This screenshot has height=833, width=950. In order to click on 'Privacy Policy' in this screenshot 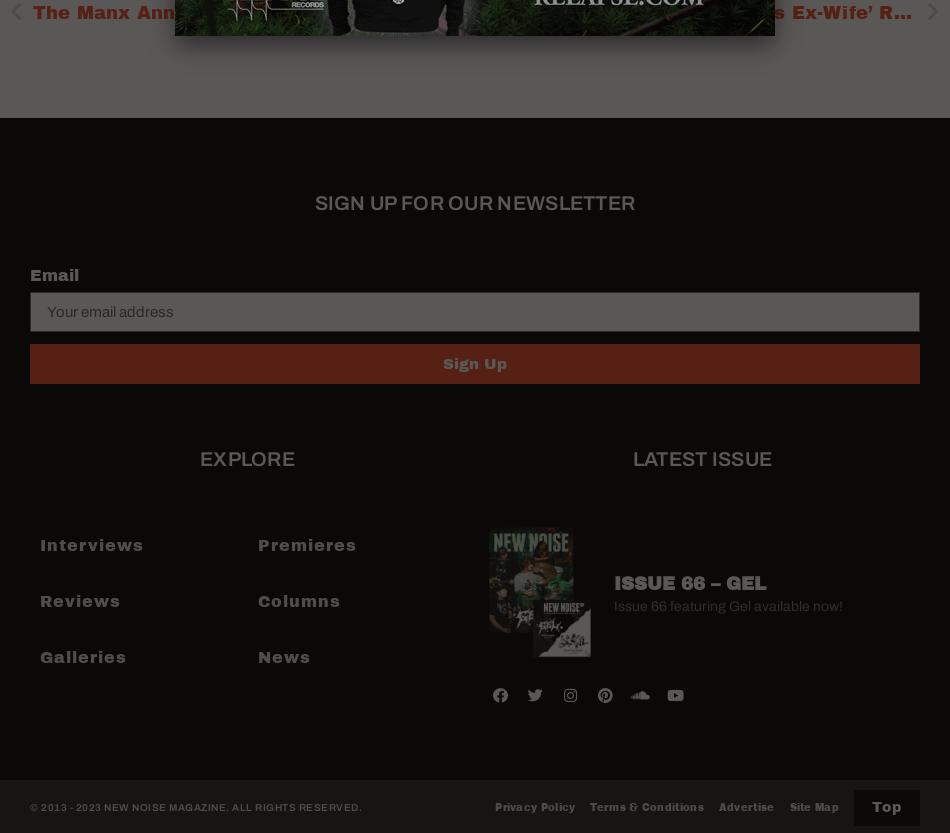, I will do `click(535, 806)`.